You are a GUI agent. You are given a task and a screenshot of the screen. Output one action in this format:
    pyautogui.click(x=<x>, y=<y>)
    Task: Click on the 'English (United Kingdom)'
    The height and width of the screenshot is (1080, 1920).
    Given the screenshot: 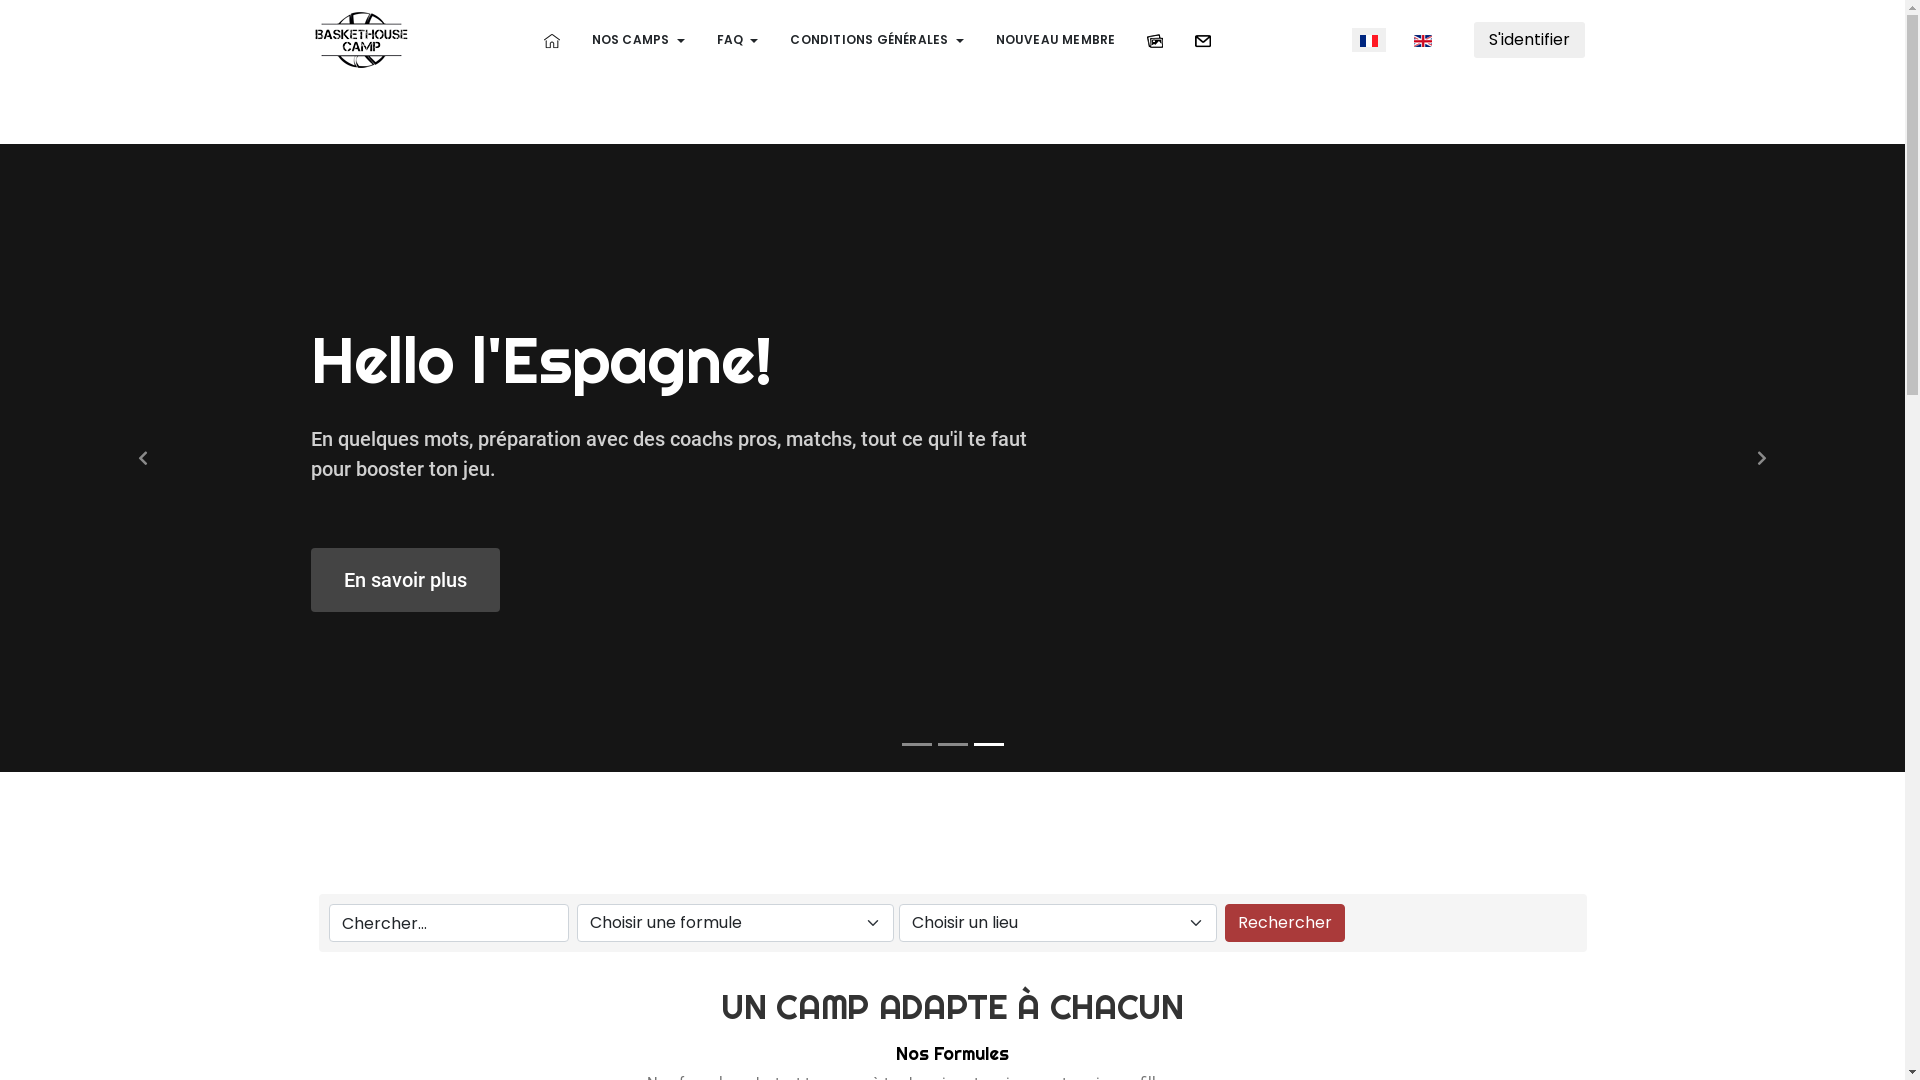 What is the action you would take?
    pyautogui.click(x=1413, y=41)
    